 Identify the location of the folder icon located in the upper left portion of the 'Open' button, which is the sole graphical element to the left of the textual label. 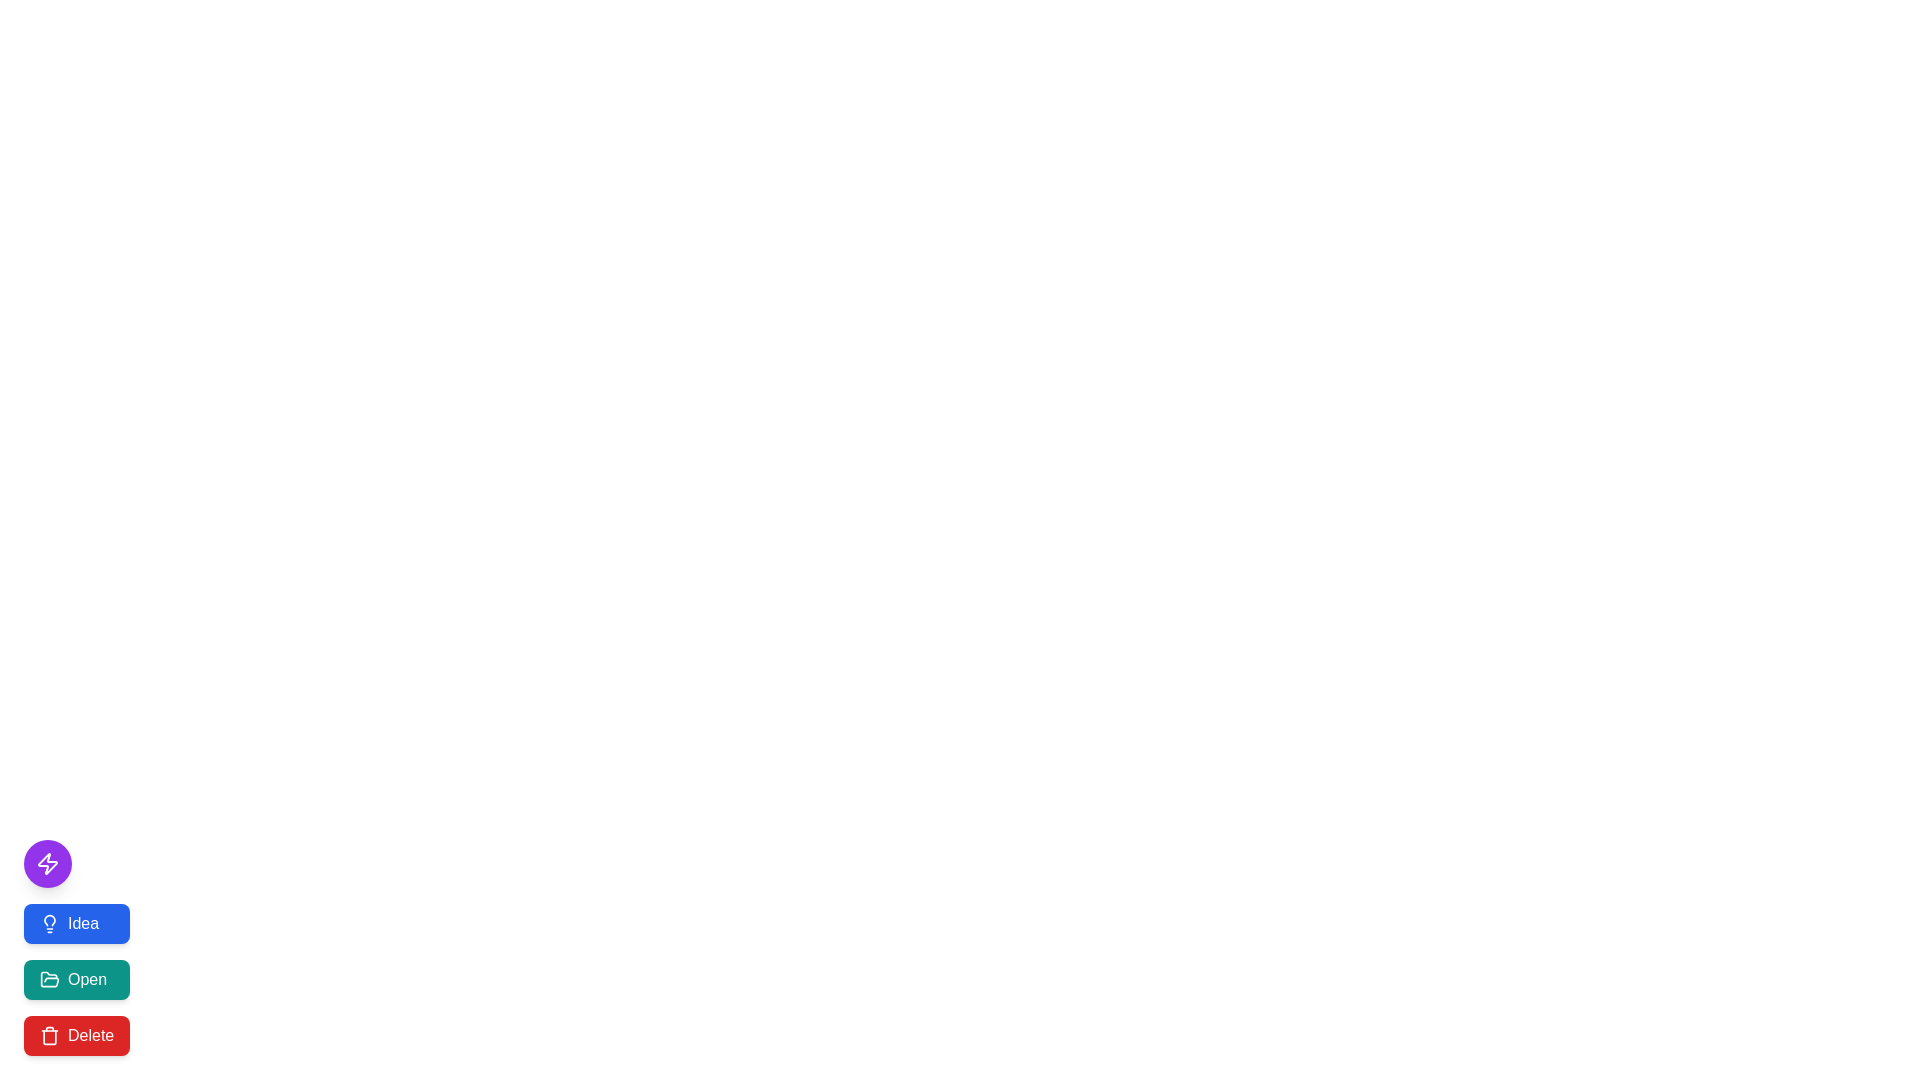
(49, 978).